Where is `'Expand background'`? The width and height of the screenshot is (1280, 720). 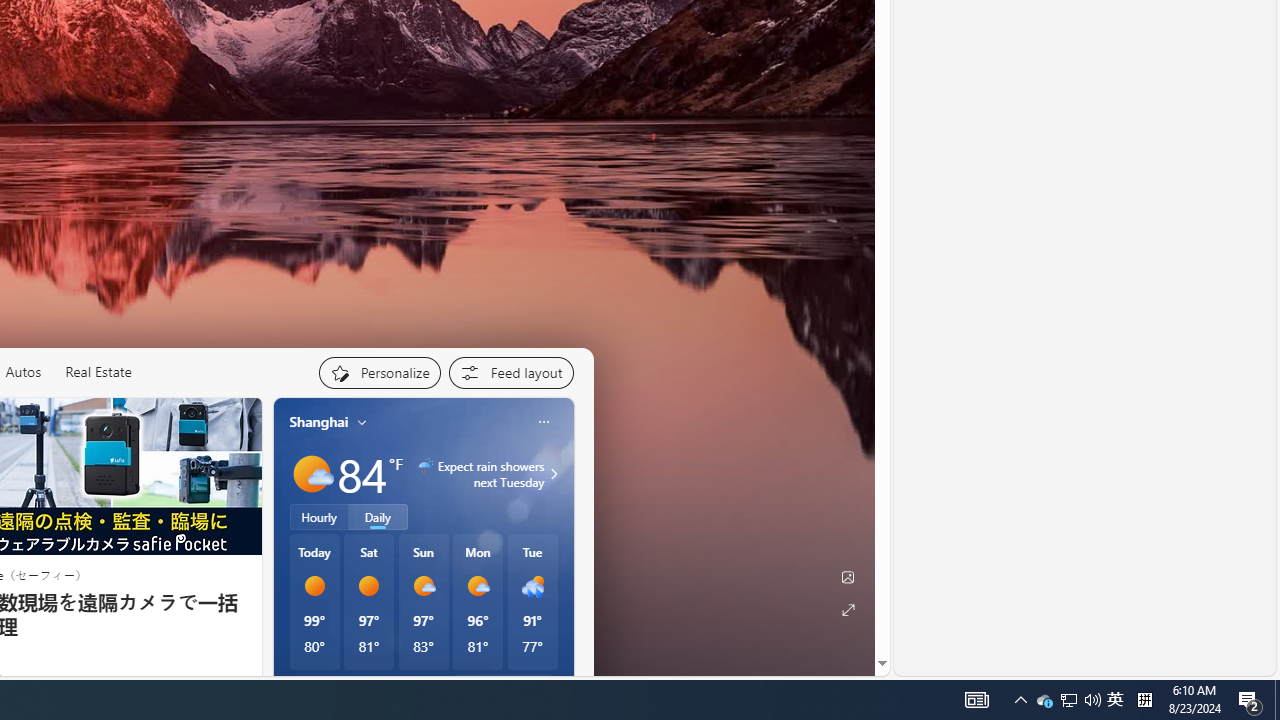 'Expand background' is located at coordinates (848, 609).